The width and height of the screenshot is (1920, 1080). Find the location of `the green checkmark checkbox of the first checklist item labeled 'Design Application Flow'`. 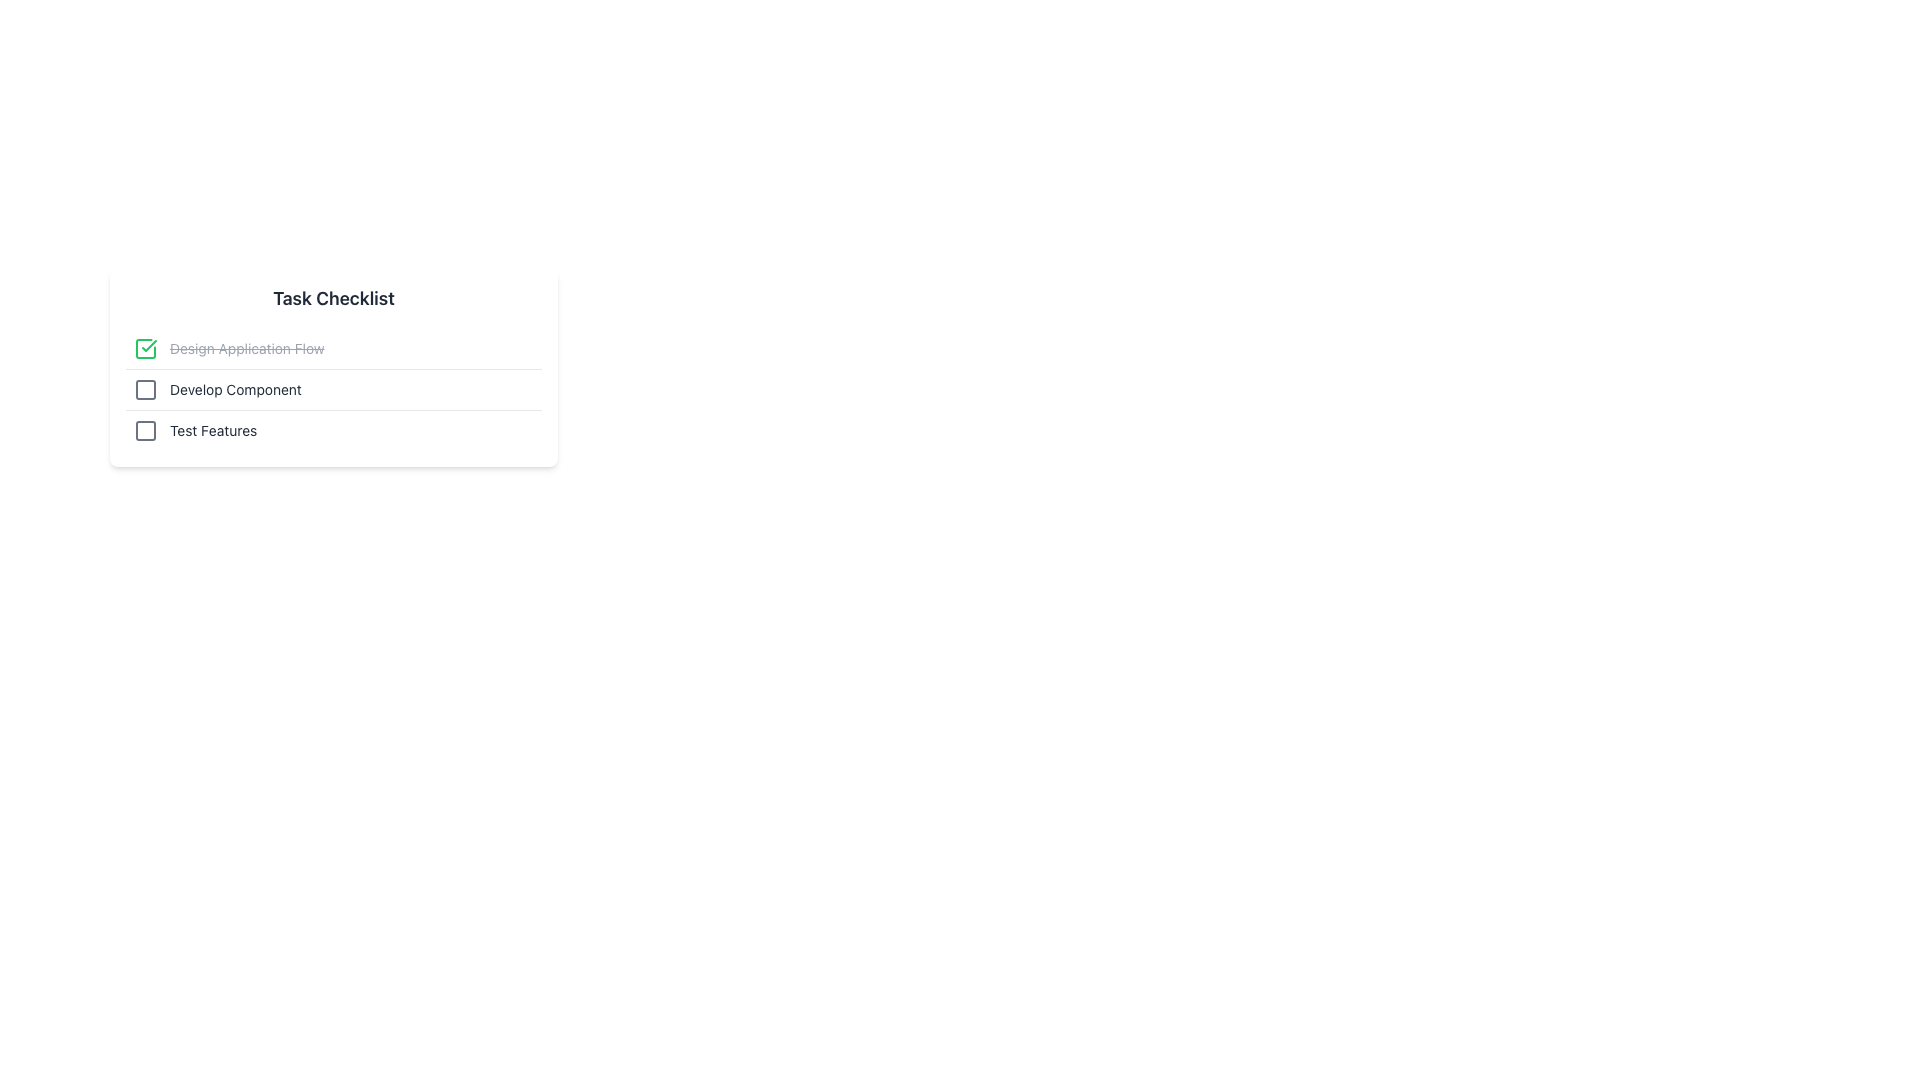

the green checkmark checkbox of the first checklist item labeled 'Design Application Flow' is located at coordinates (334, 347).